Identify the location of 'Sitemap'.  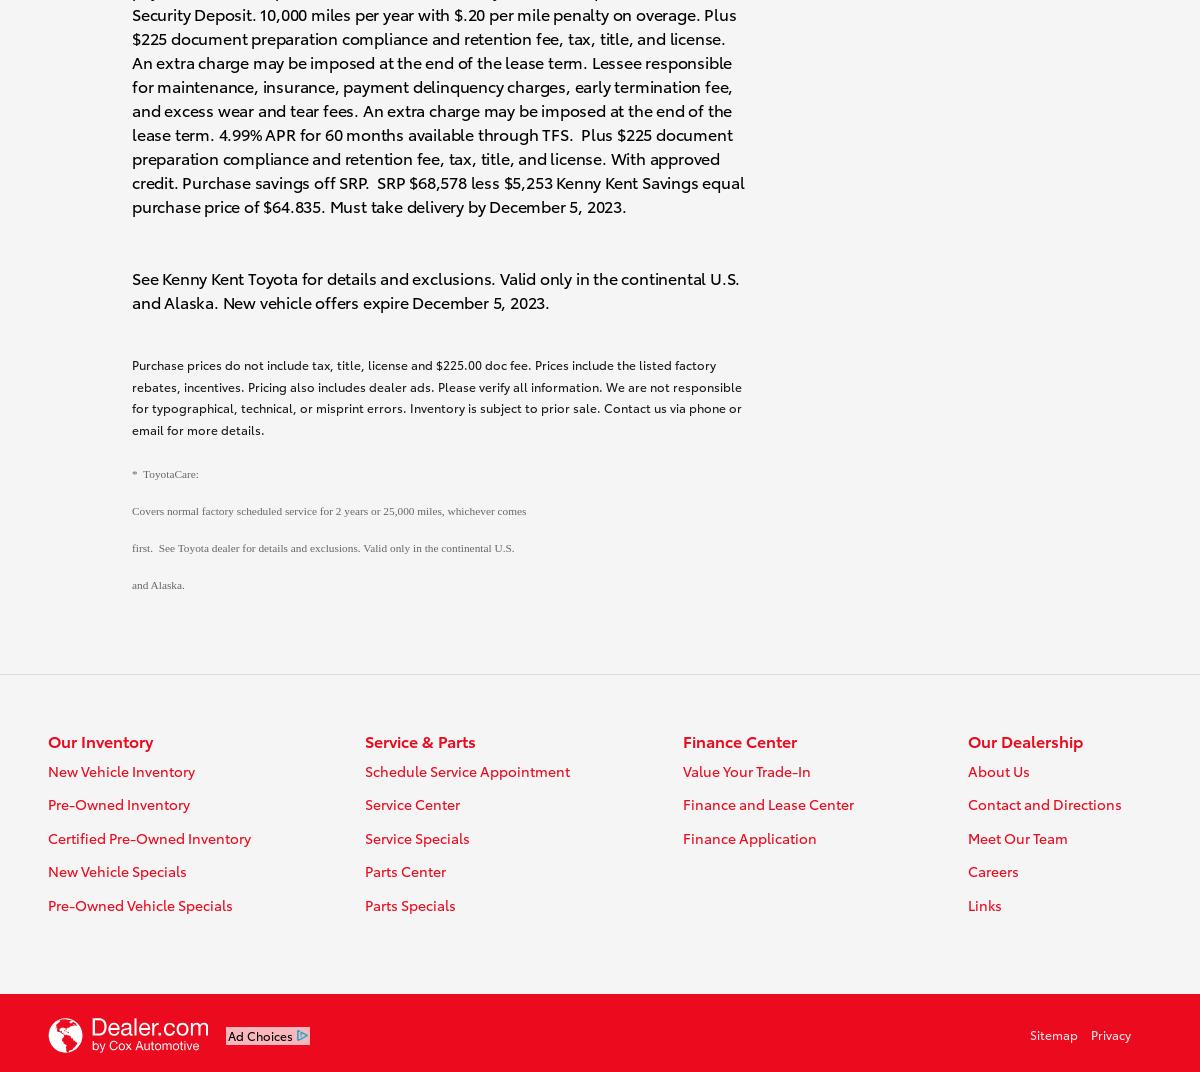
(1052, 1034).